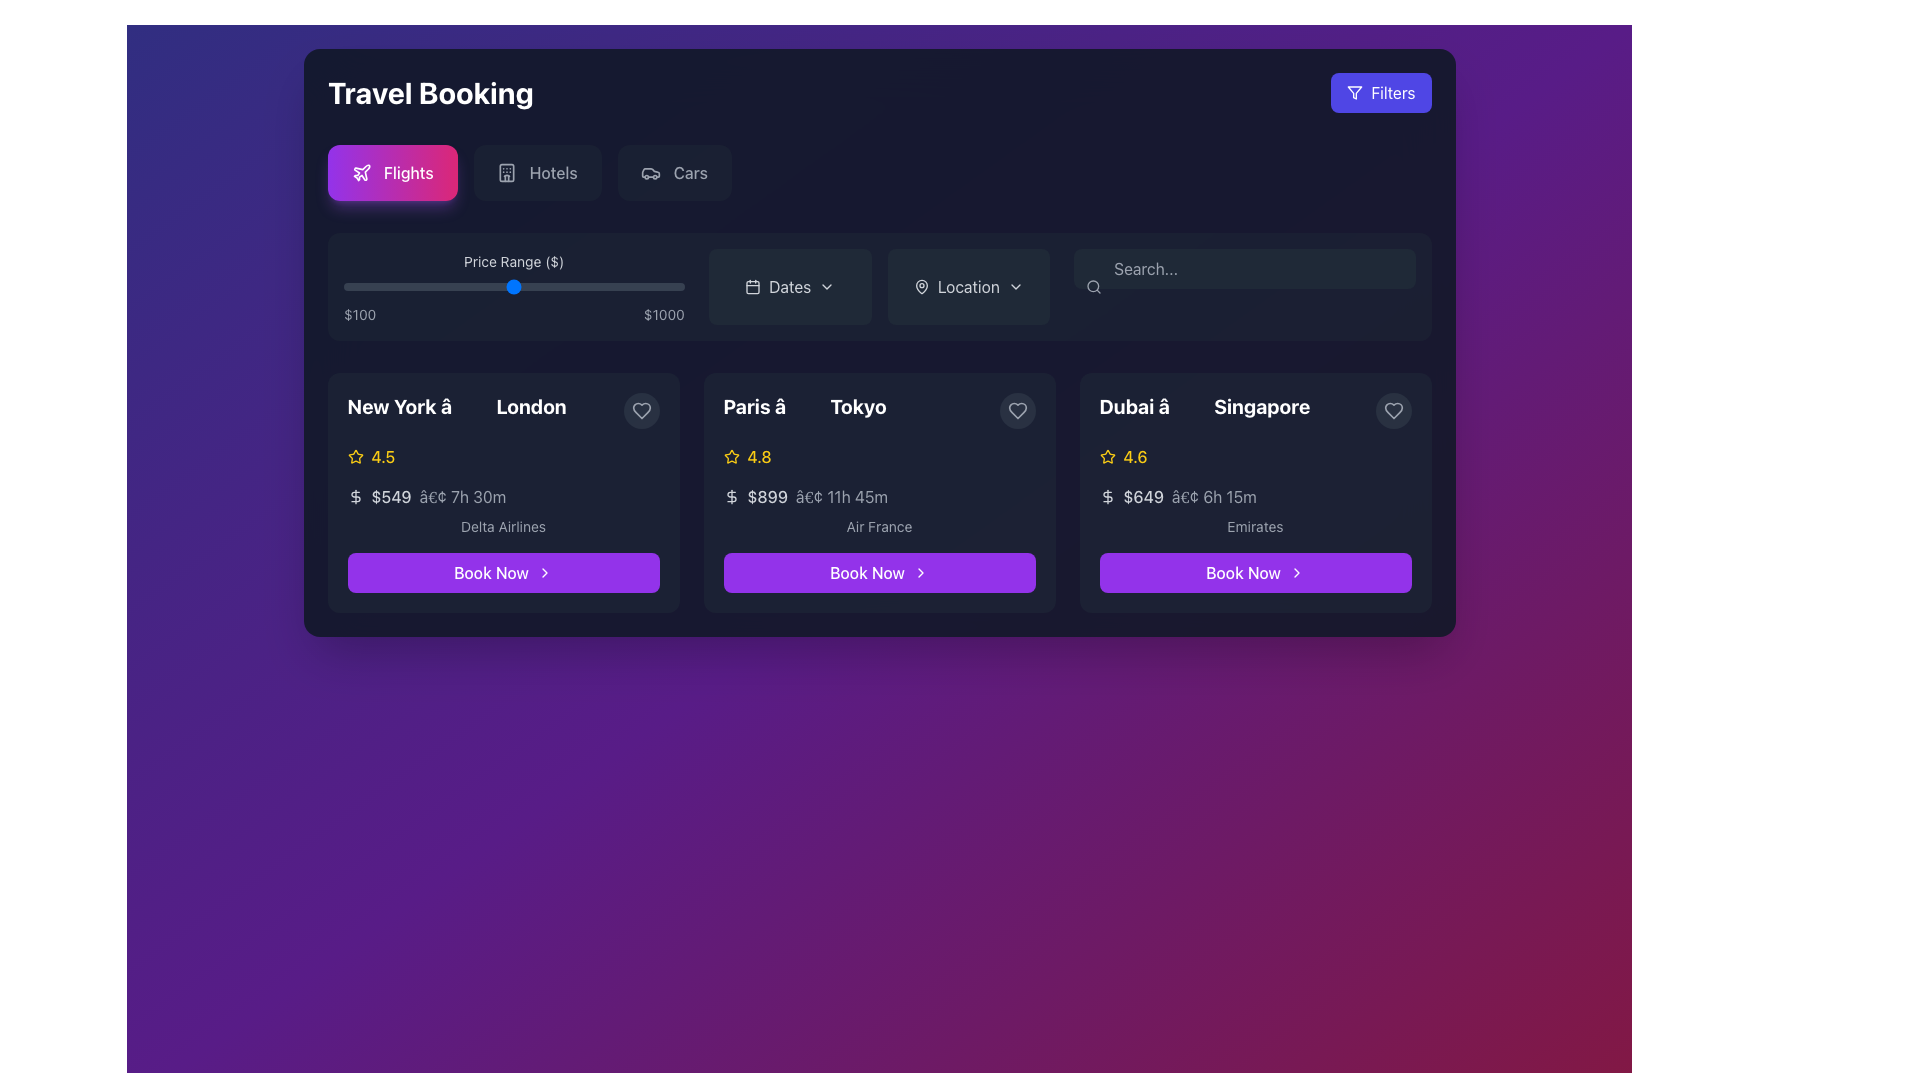  I want to click on the 'Flights' button located at the top-left section of the interface, so click(392, 172).